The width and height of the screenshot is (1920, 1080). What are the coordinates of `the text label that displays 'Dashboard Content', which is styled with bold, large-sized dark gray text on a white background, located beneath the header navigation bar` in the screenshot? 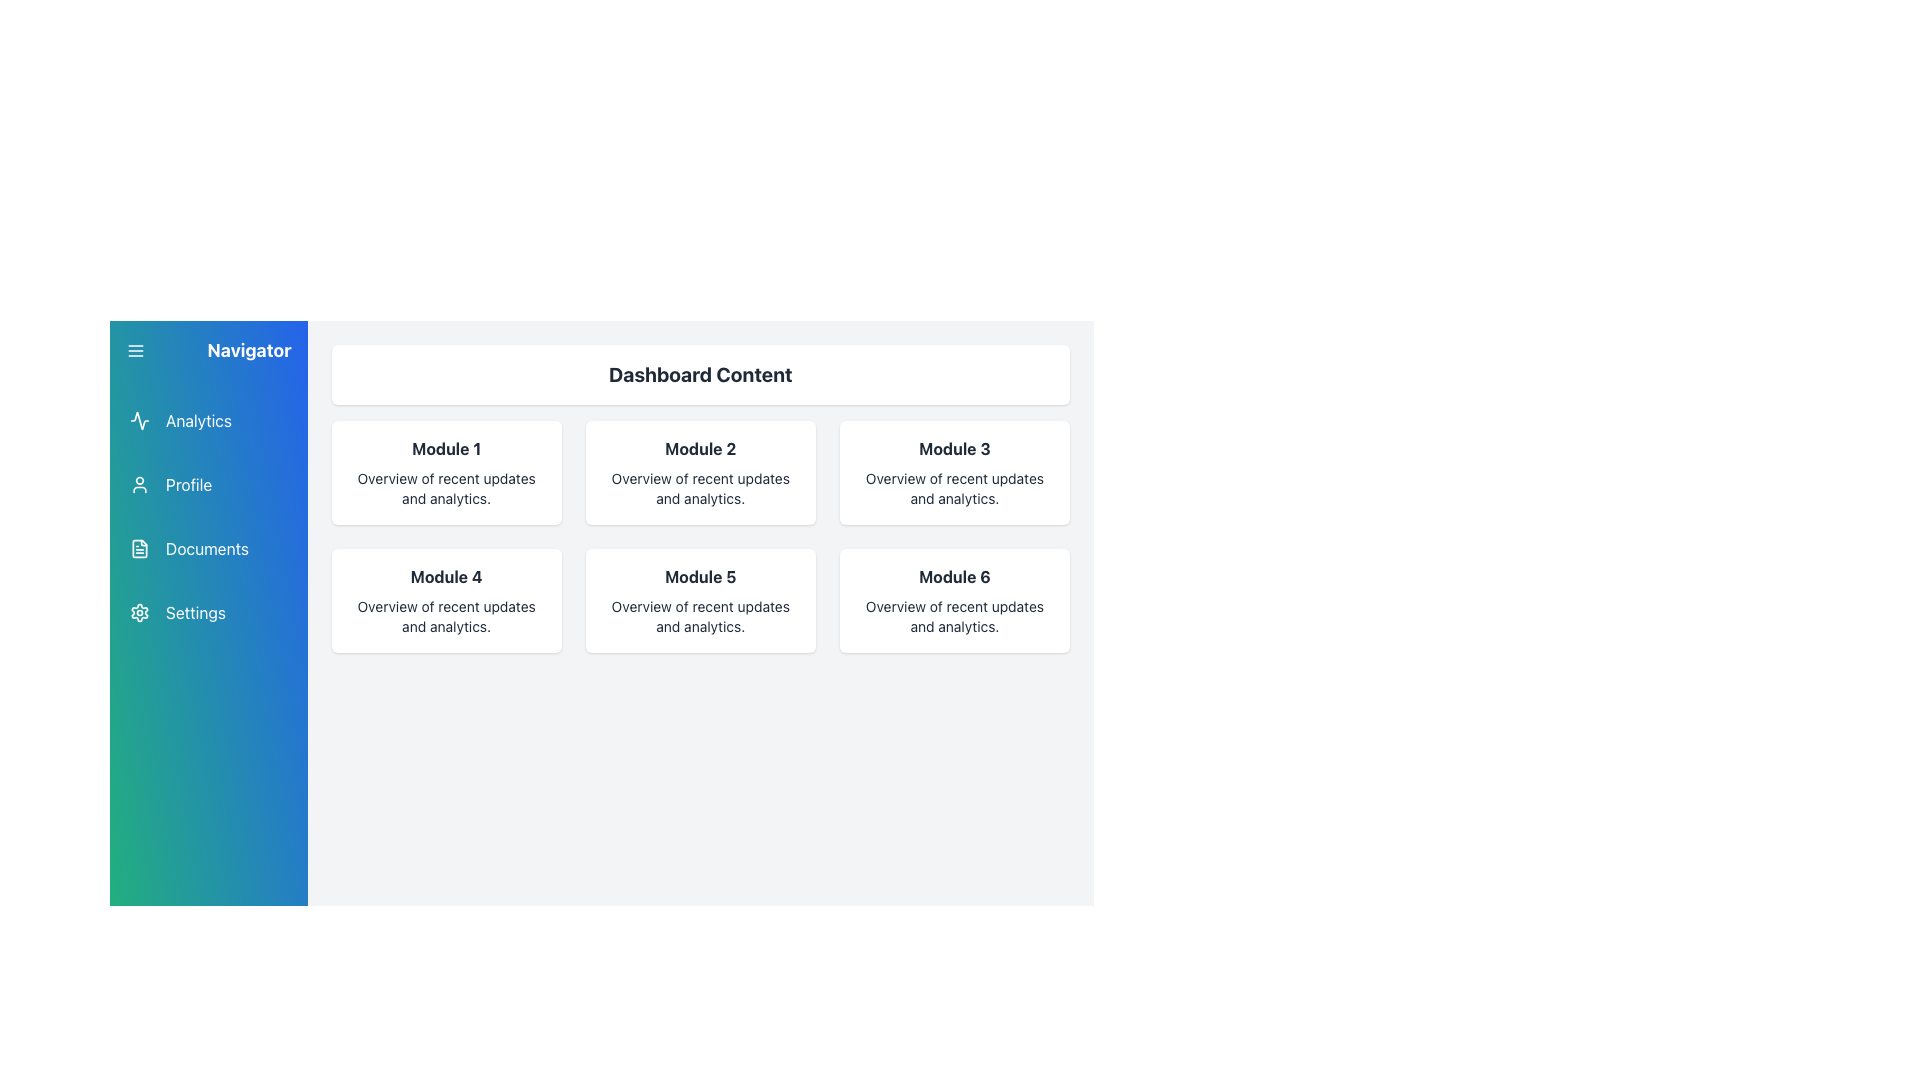 It's located at (700, 374).